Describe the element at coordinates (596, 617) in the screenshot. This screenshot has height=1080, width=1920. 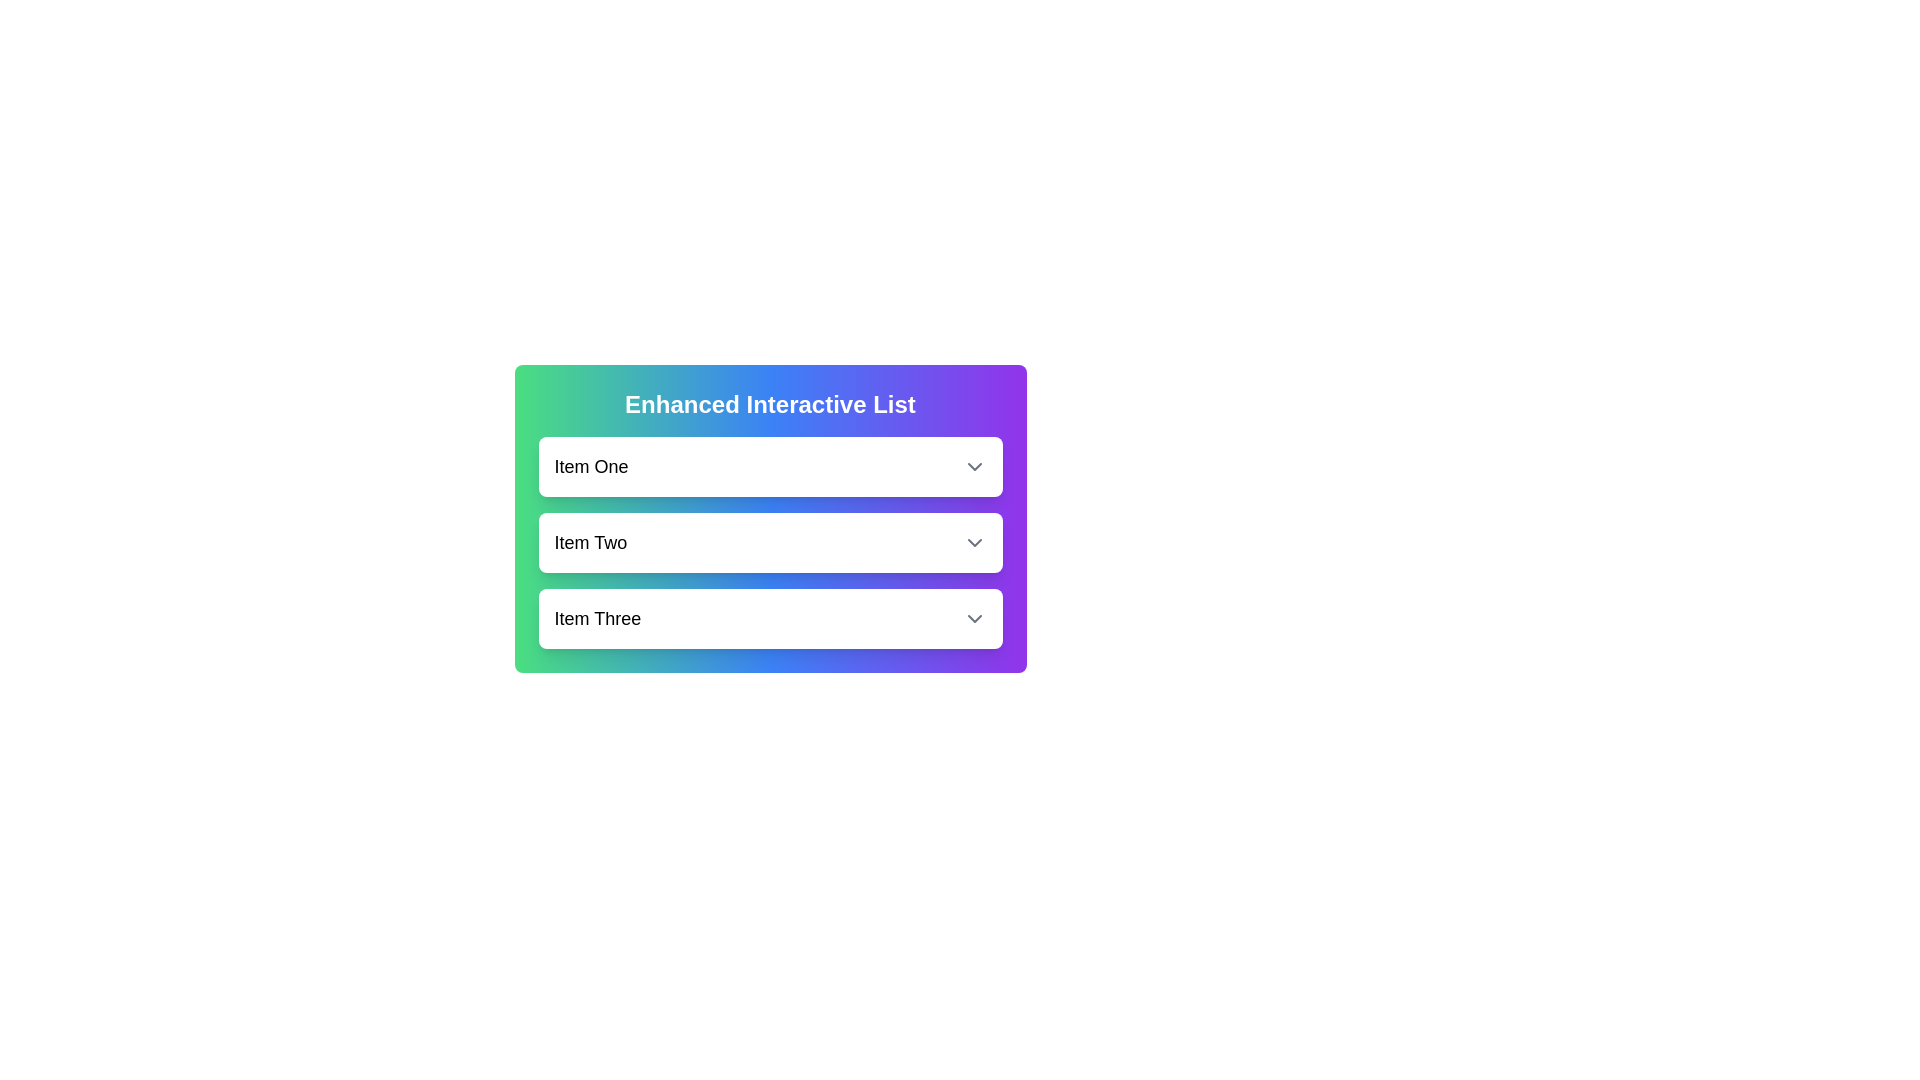
I see `the text label displaying 'Item Three', which is the third item in a vertically stacked list and is aligned with a downward-pointing chevron icon` at that location.